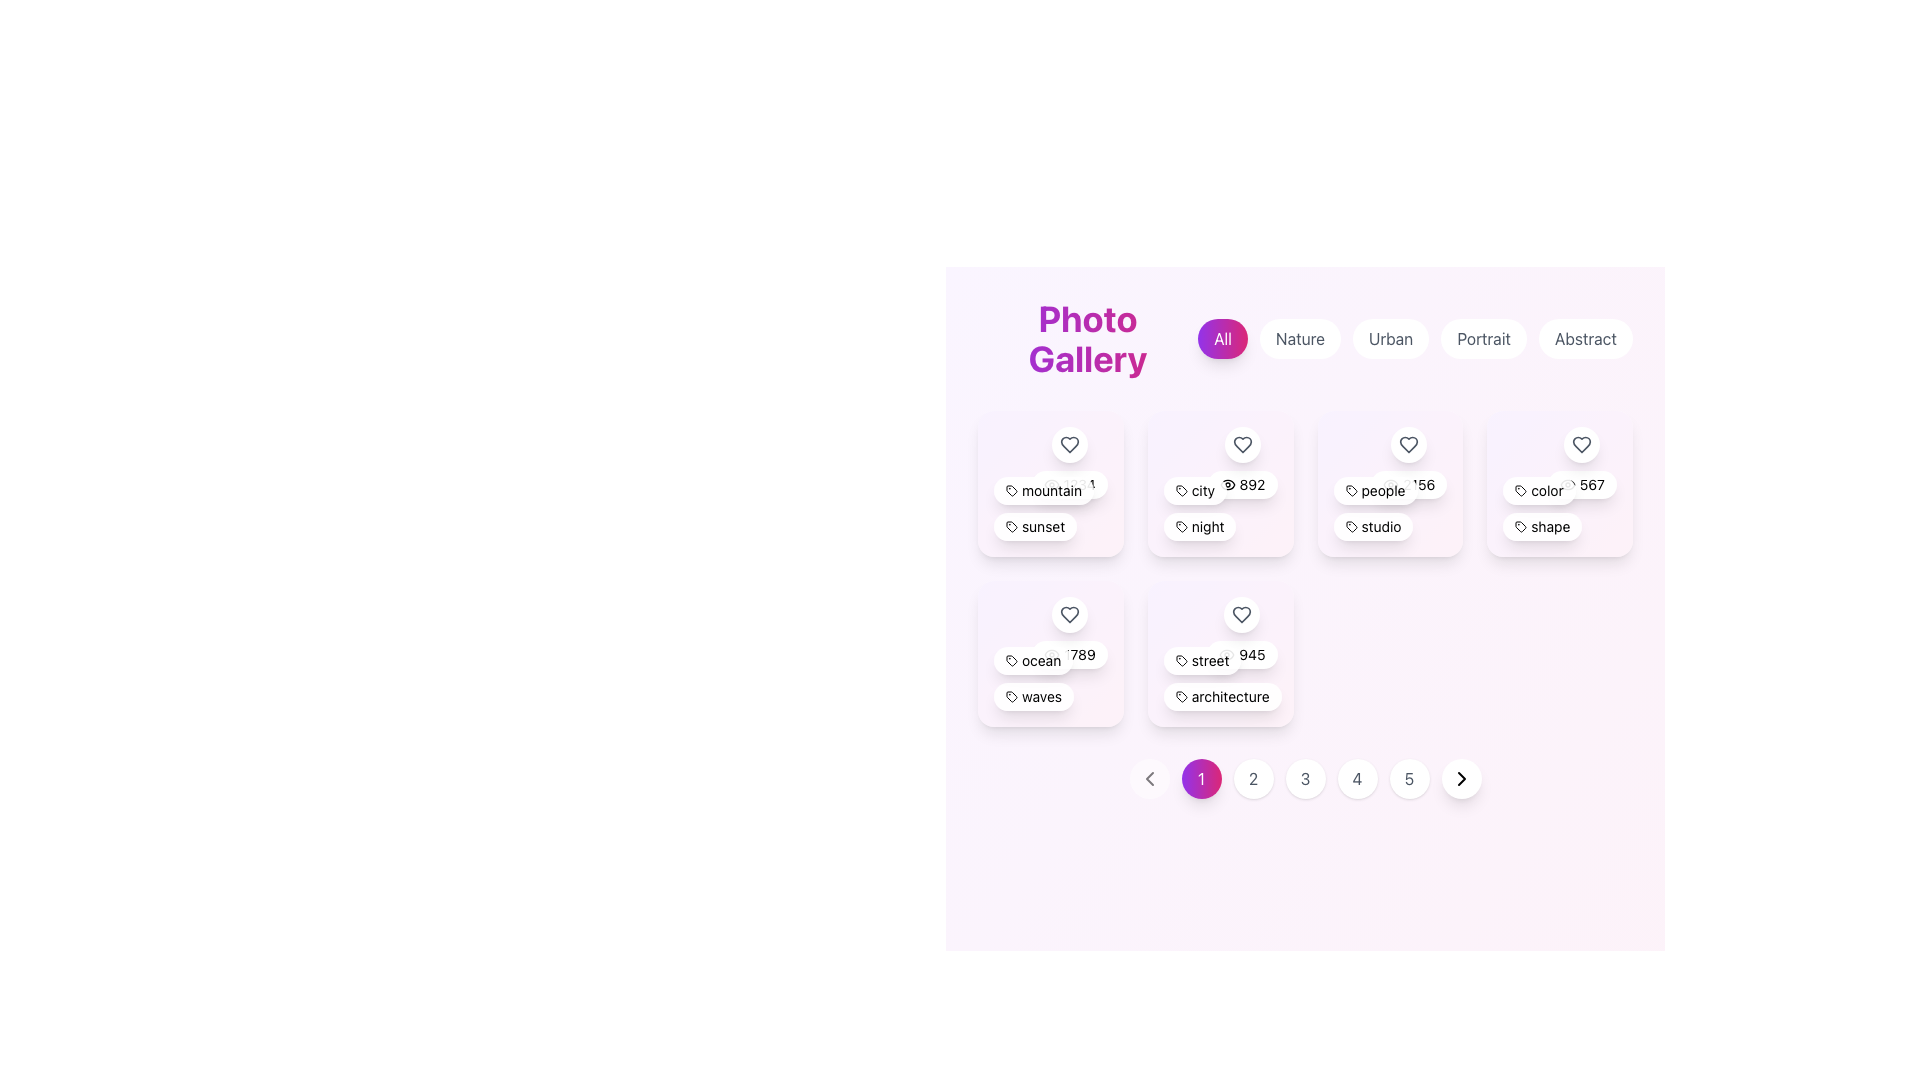 This screenshot has height=1080, width=1920. I want to click on the small tag-shaped icon to the left of the text 'ocean' within the pill-shaped label in the second row, first column of the grid, so click(1012, 660).